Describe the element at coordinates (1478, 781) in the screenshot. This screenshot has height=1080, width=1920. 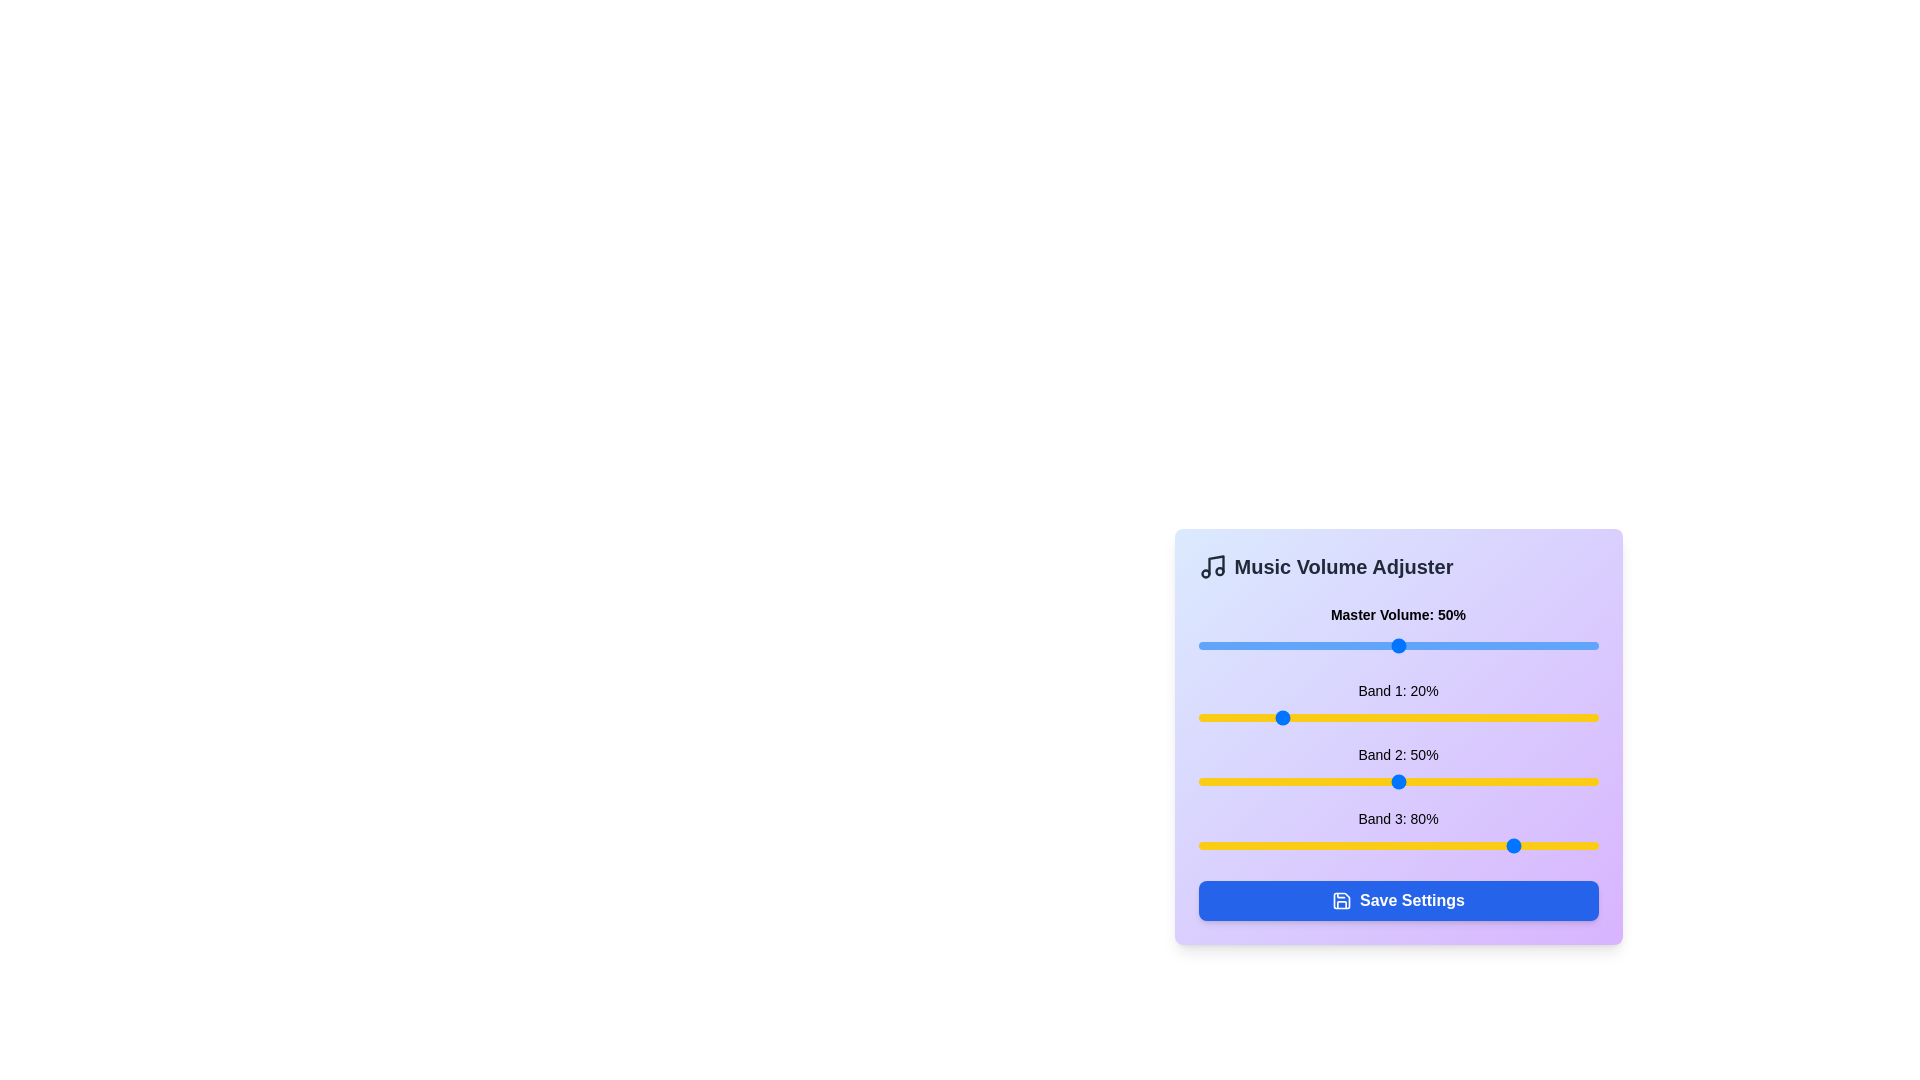
I see `Band 2's volume` at that location.